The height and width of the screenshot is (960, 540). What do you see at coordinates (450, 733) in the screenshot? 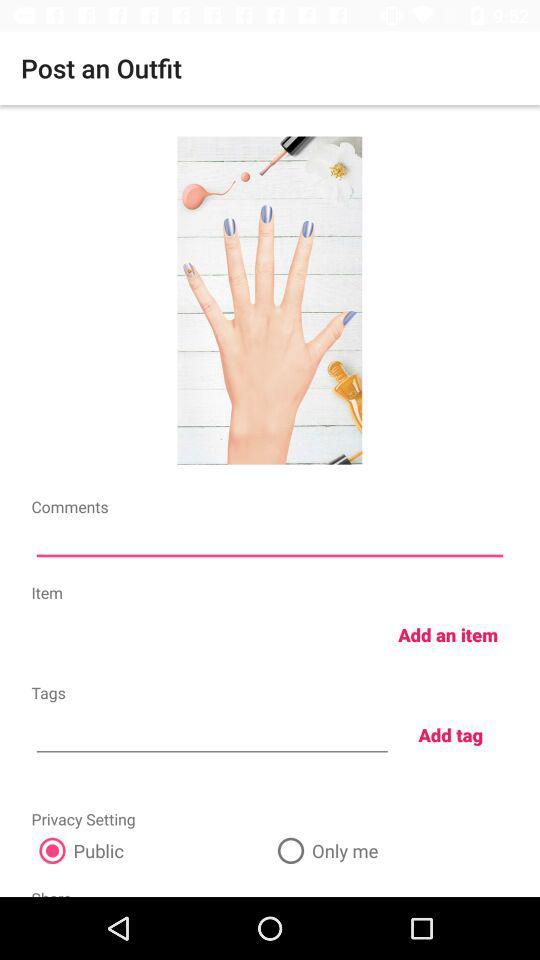
I see `the add tag item` at bounding box center [450, 733].